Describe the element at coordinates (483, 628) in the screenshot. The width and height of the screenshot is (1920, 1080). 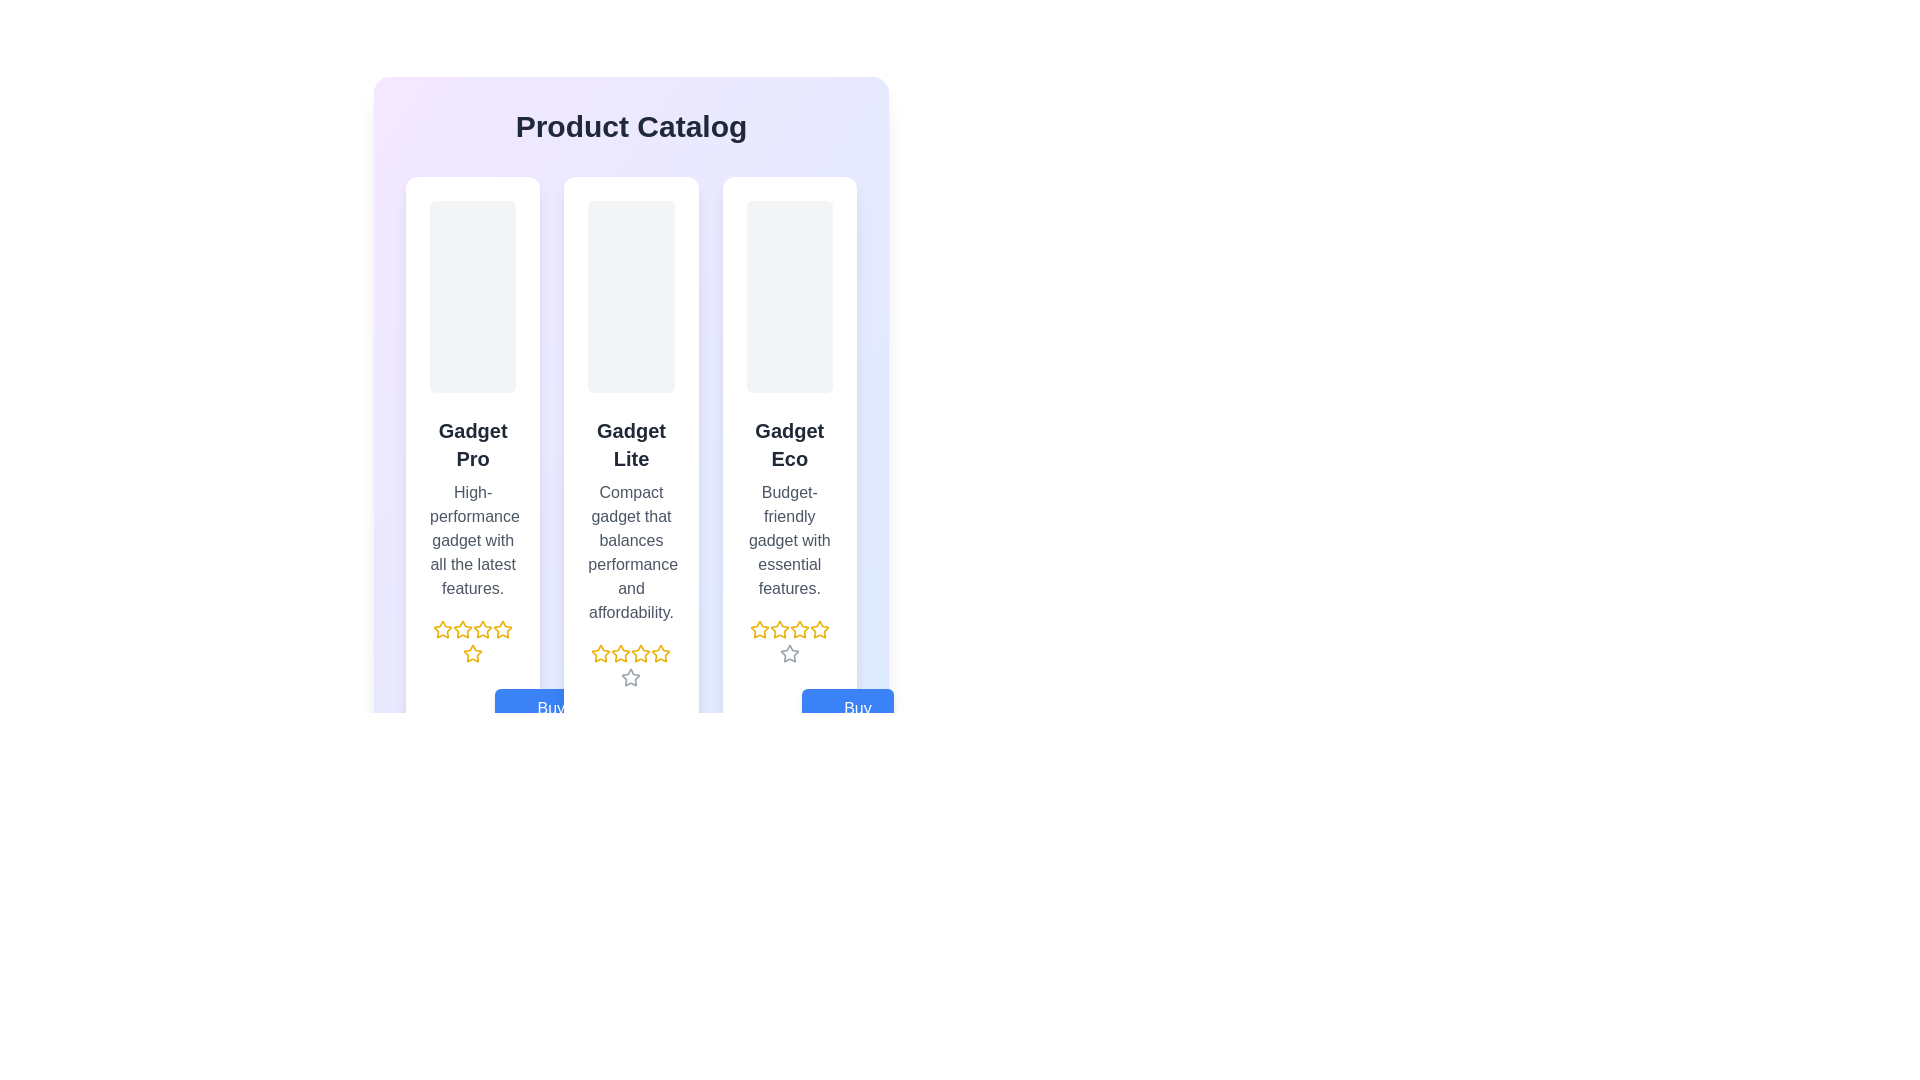
I see `the second star-shaped rating icon, which is colored yellow and located beneath the 'Gadget Pro' text in the first card of the product catalog` at that location.